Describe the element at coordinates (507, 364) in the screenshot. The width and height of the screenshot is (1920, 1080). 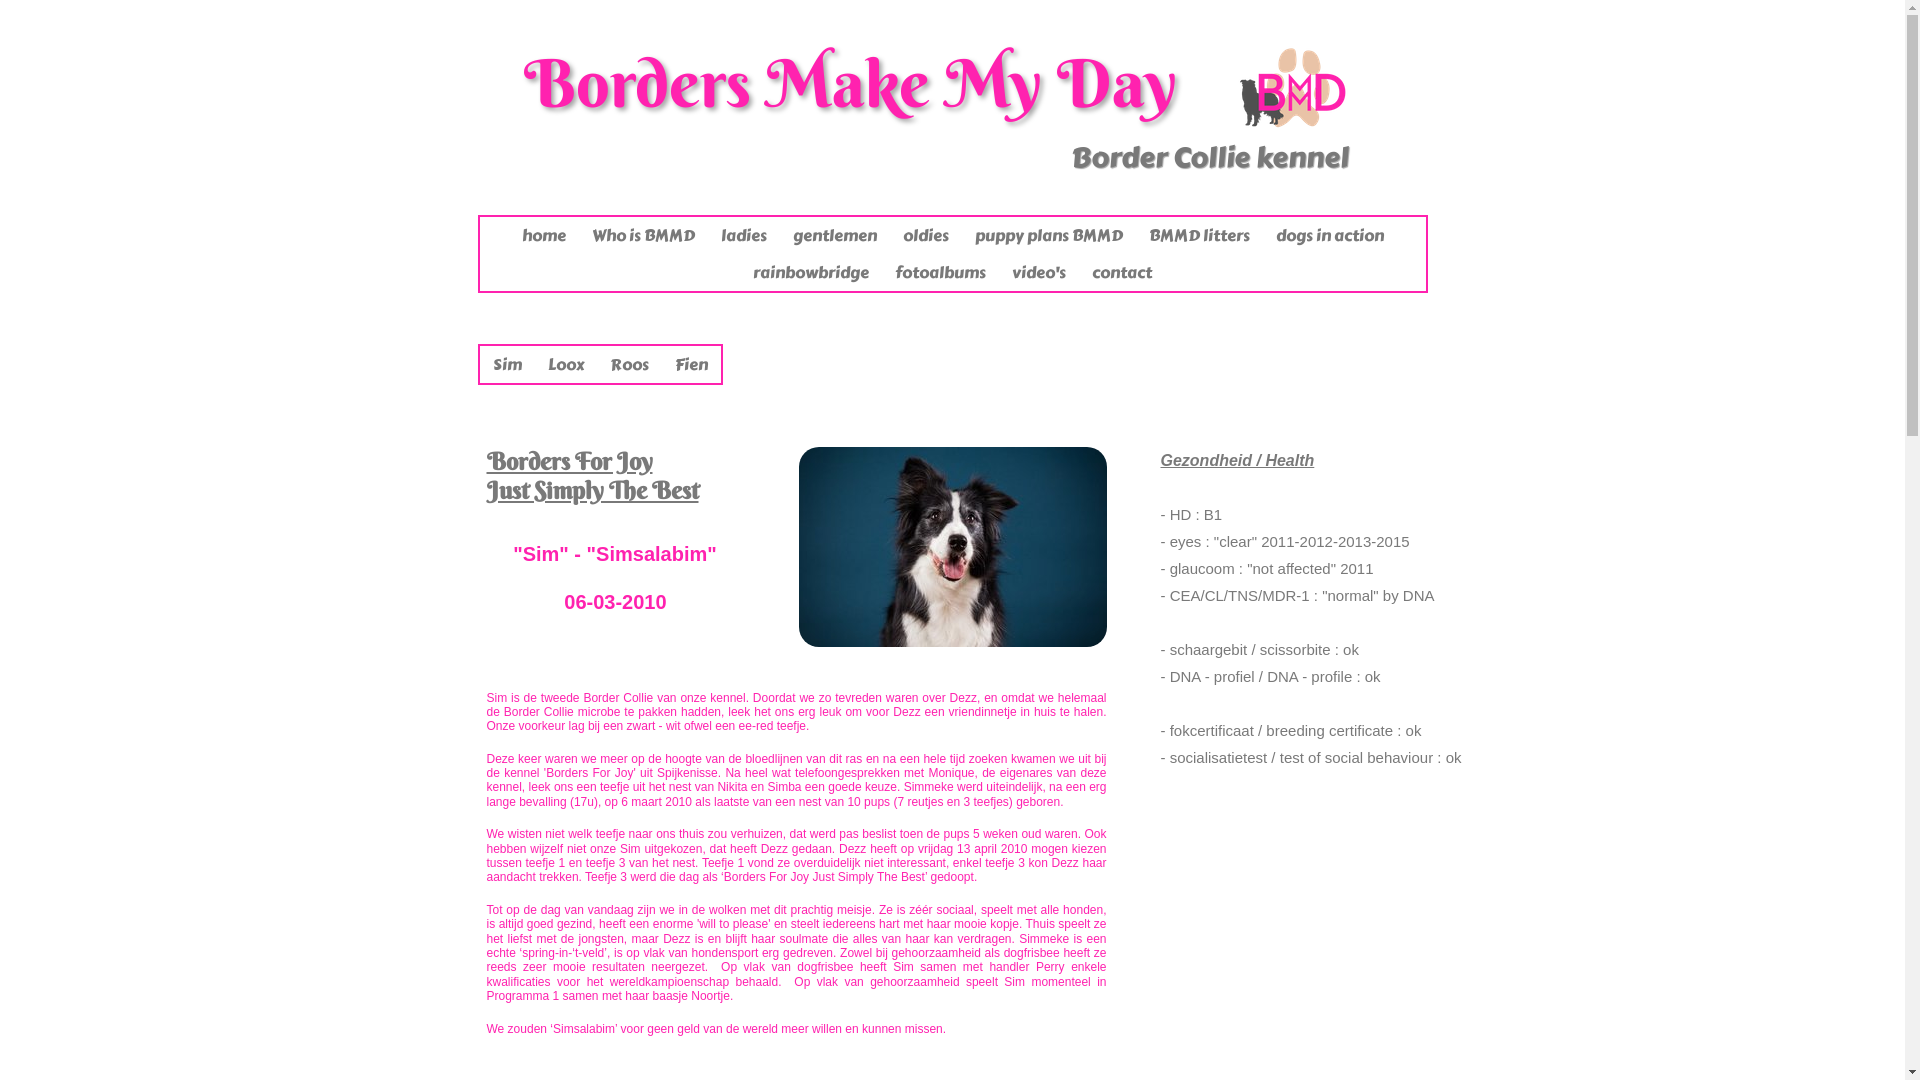
I see `'Sim'` at that location.